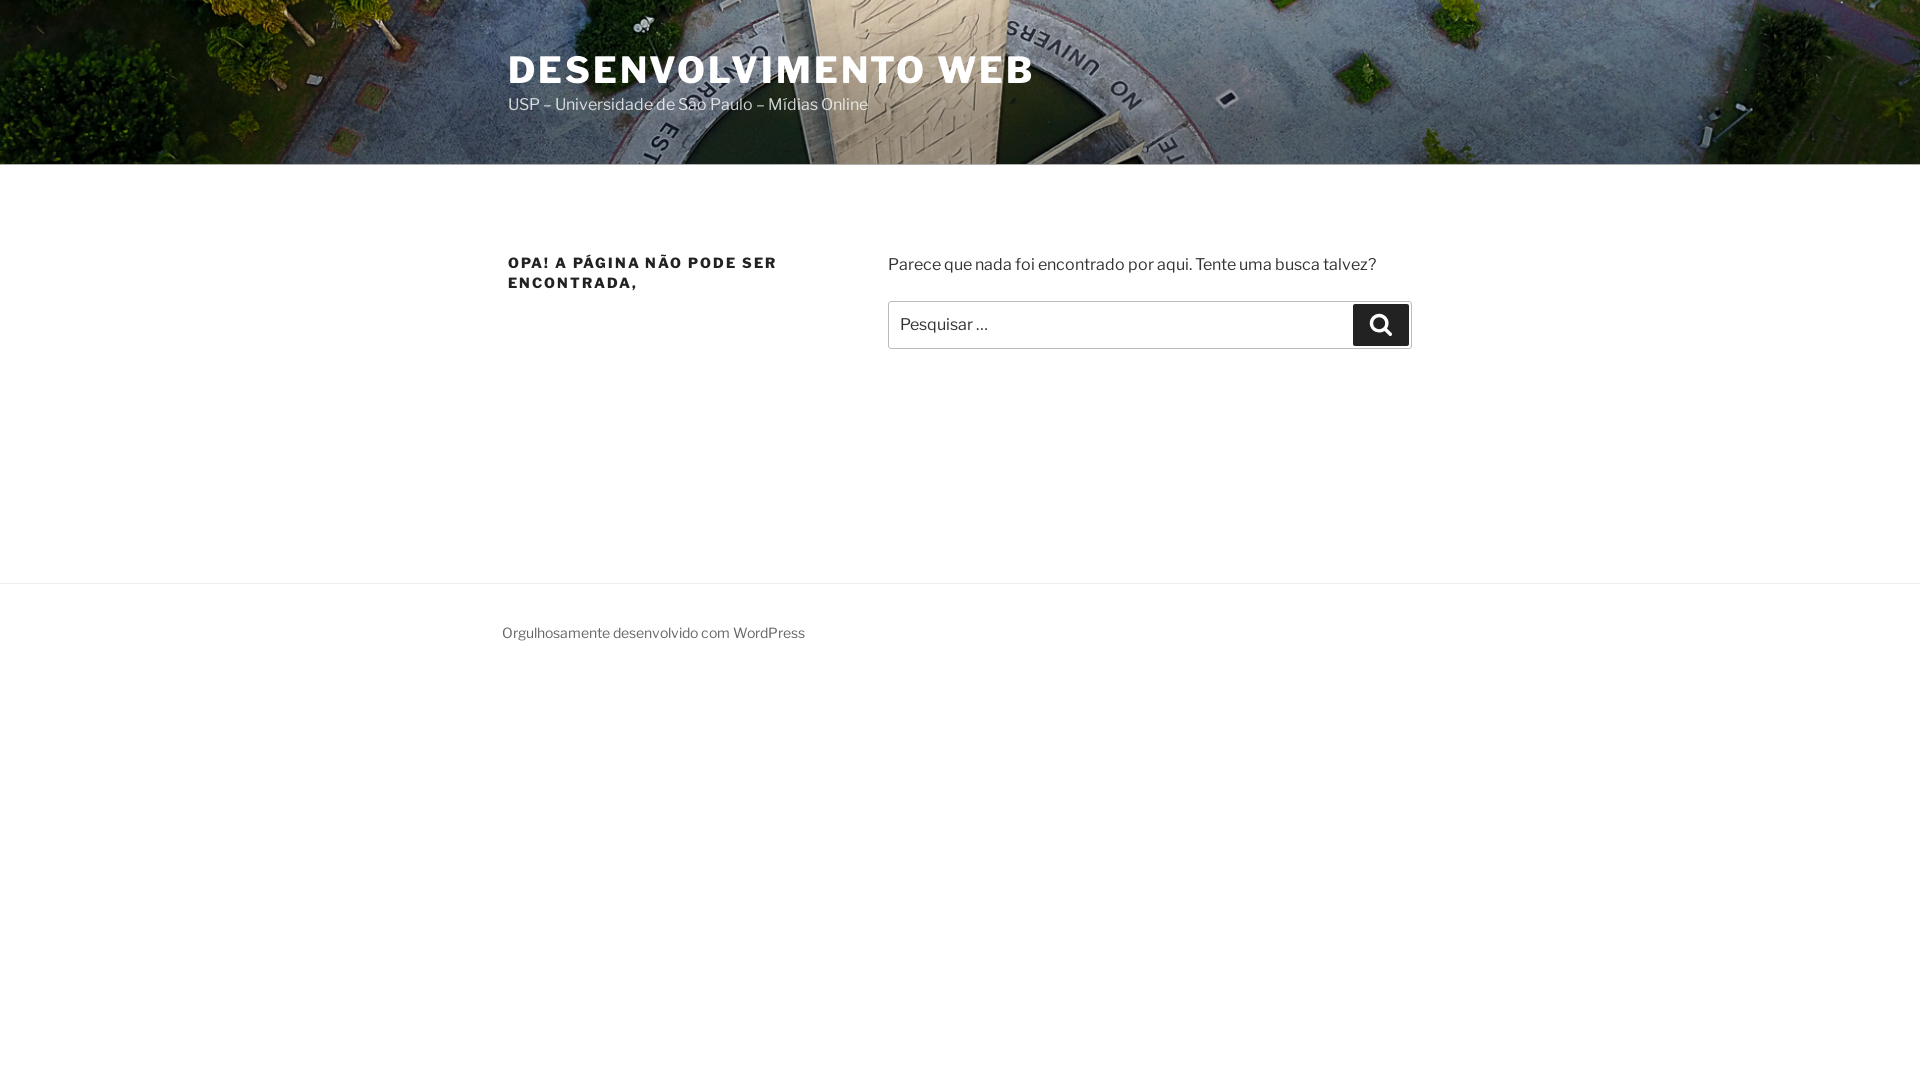  I want to click on 'Pesquisar', so click(1380, 323).